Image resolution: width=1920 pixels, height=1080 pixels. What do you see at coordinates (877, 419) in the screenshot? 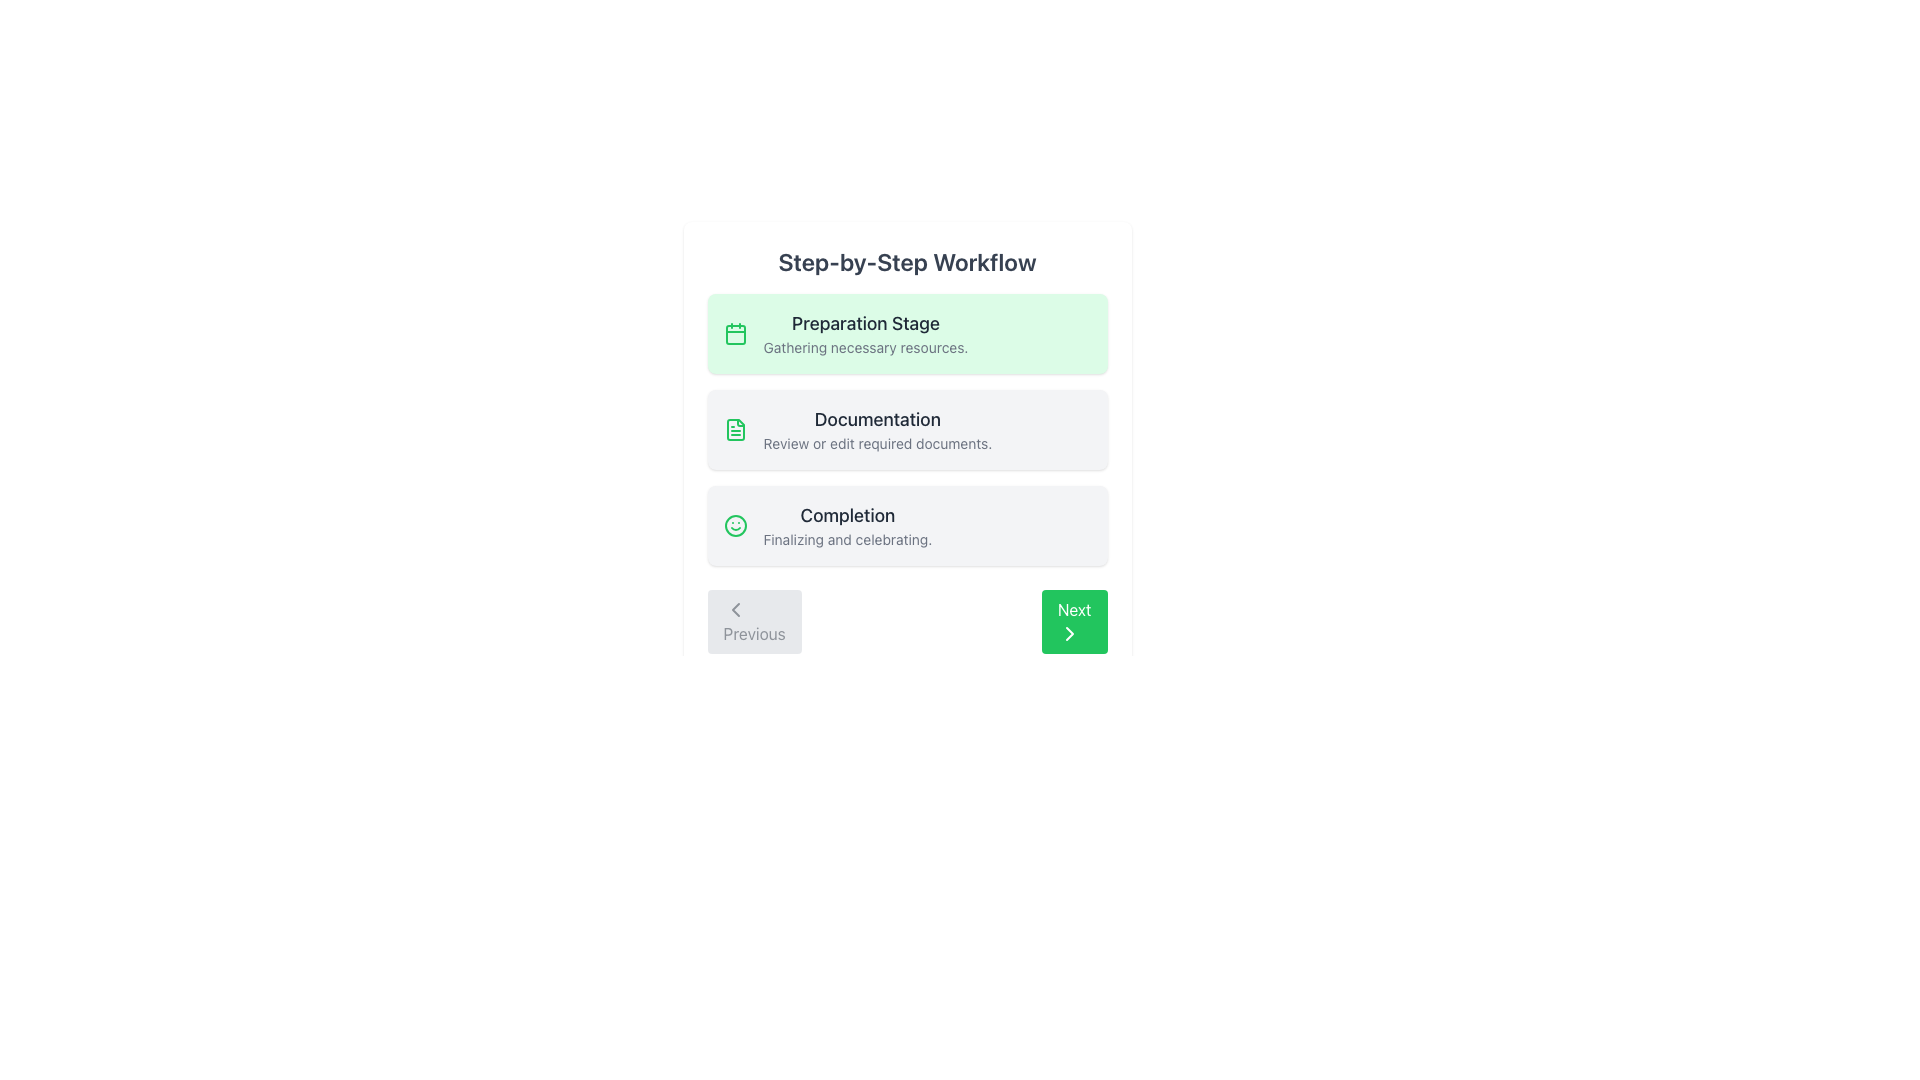
I see `the 'Documentation' text label to focus the section above the subtitle 'Review or edit required documents.'` at bounding box center [877, 419].